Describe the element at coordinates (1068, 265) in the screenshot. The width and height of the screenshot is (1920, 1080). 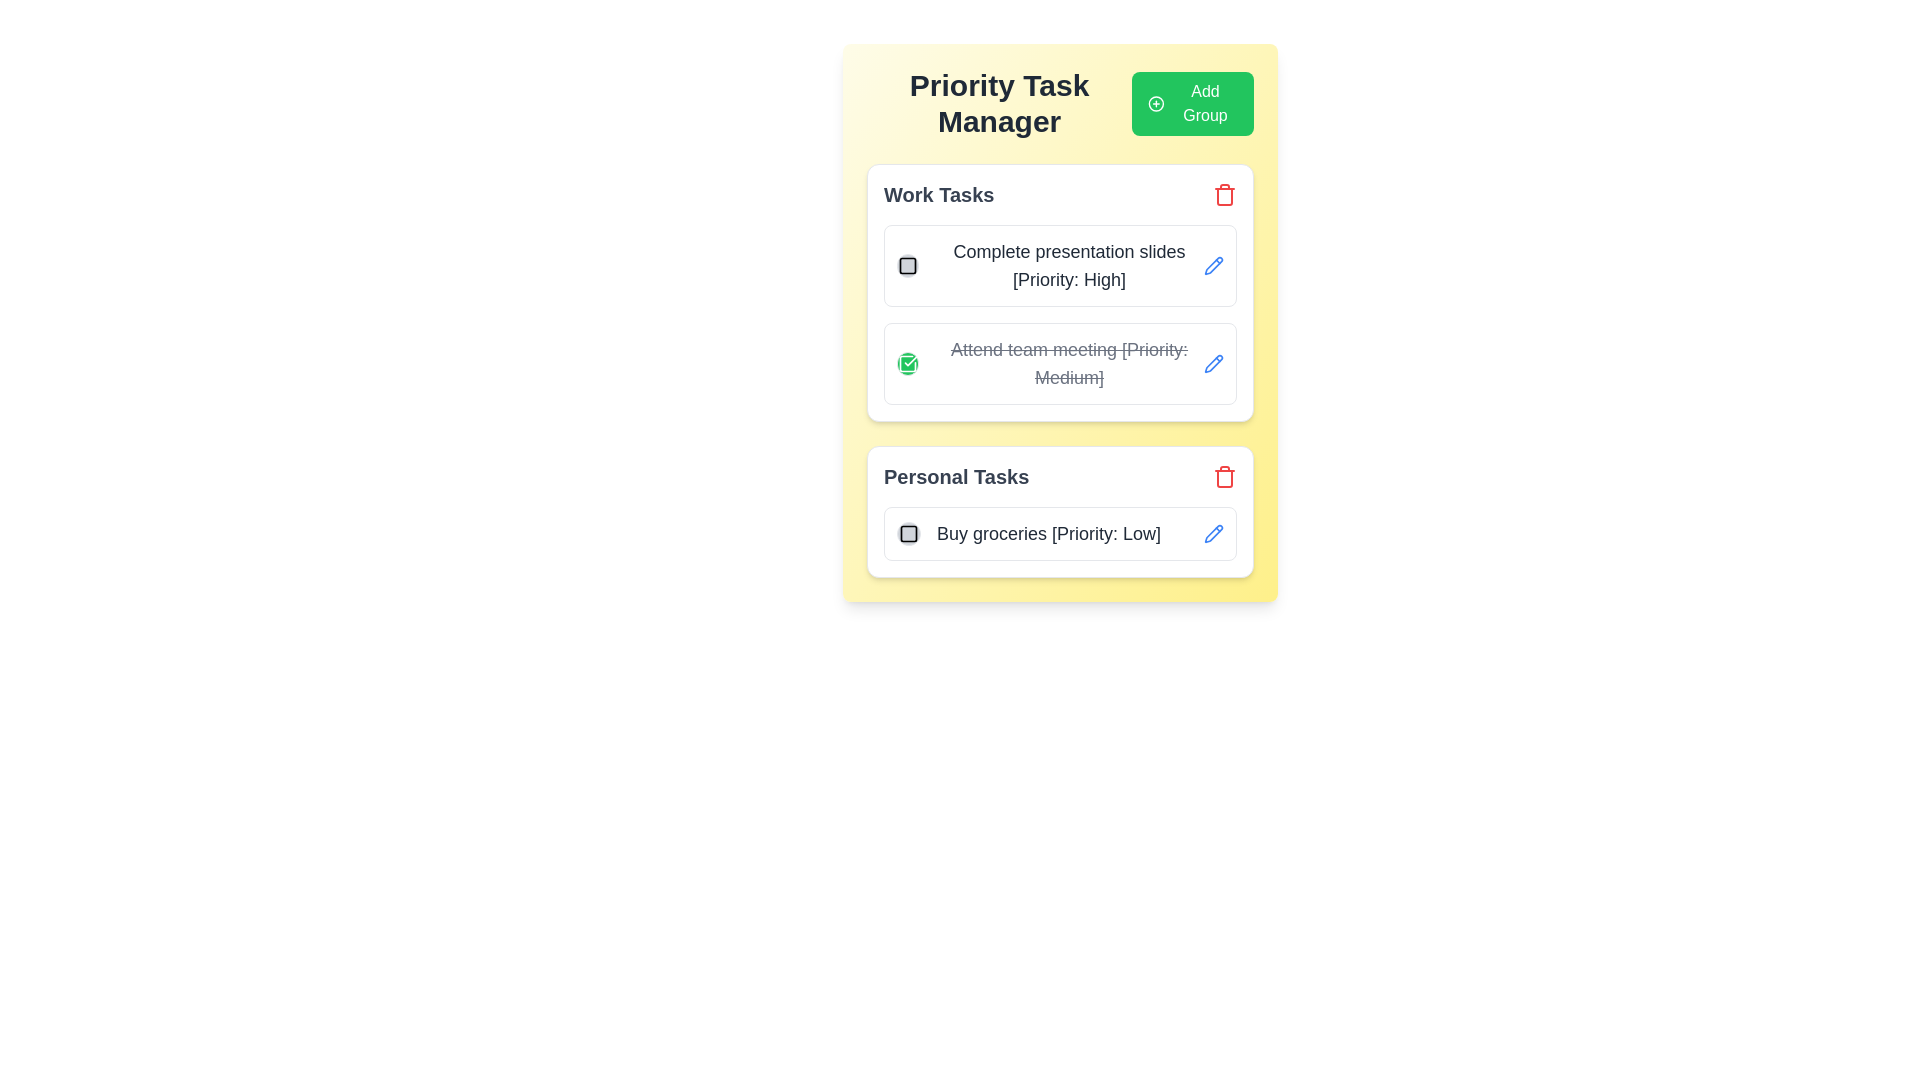
I see `text content of the 'Complete presentation slides' task indicator located in the 'Work Tasks' section of the Priority Task Manager interface` at that location.